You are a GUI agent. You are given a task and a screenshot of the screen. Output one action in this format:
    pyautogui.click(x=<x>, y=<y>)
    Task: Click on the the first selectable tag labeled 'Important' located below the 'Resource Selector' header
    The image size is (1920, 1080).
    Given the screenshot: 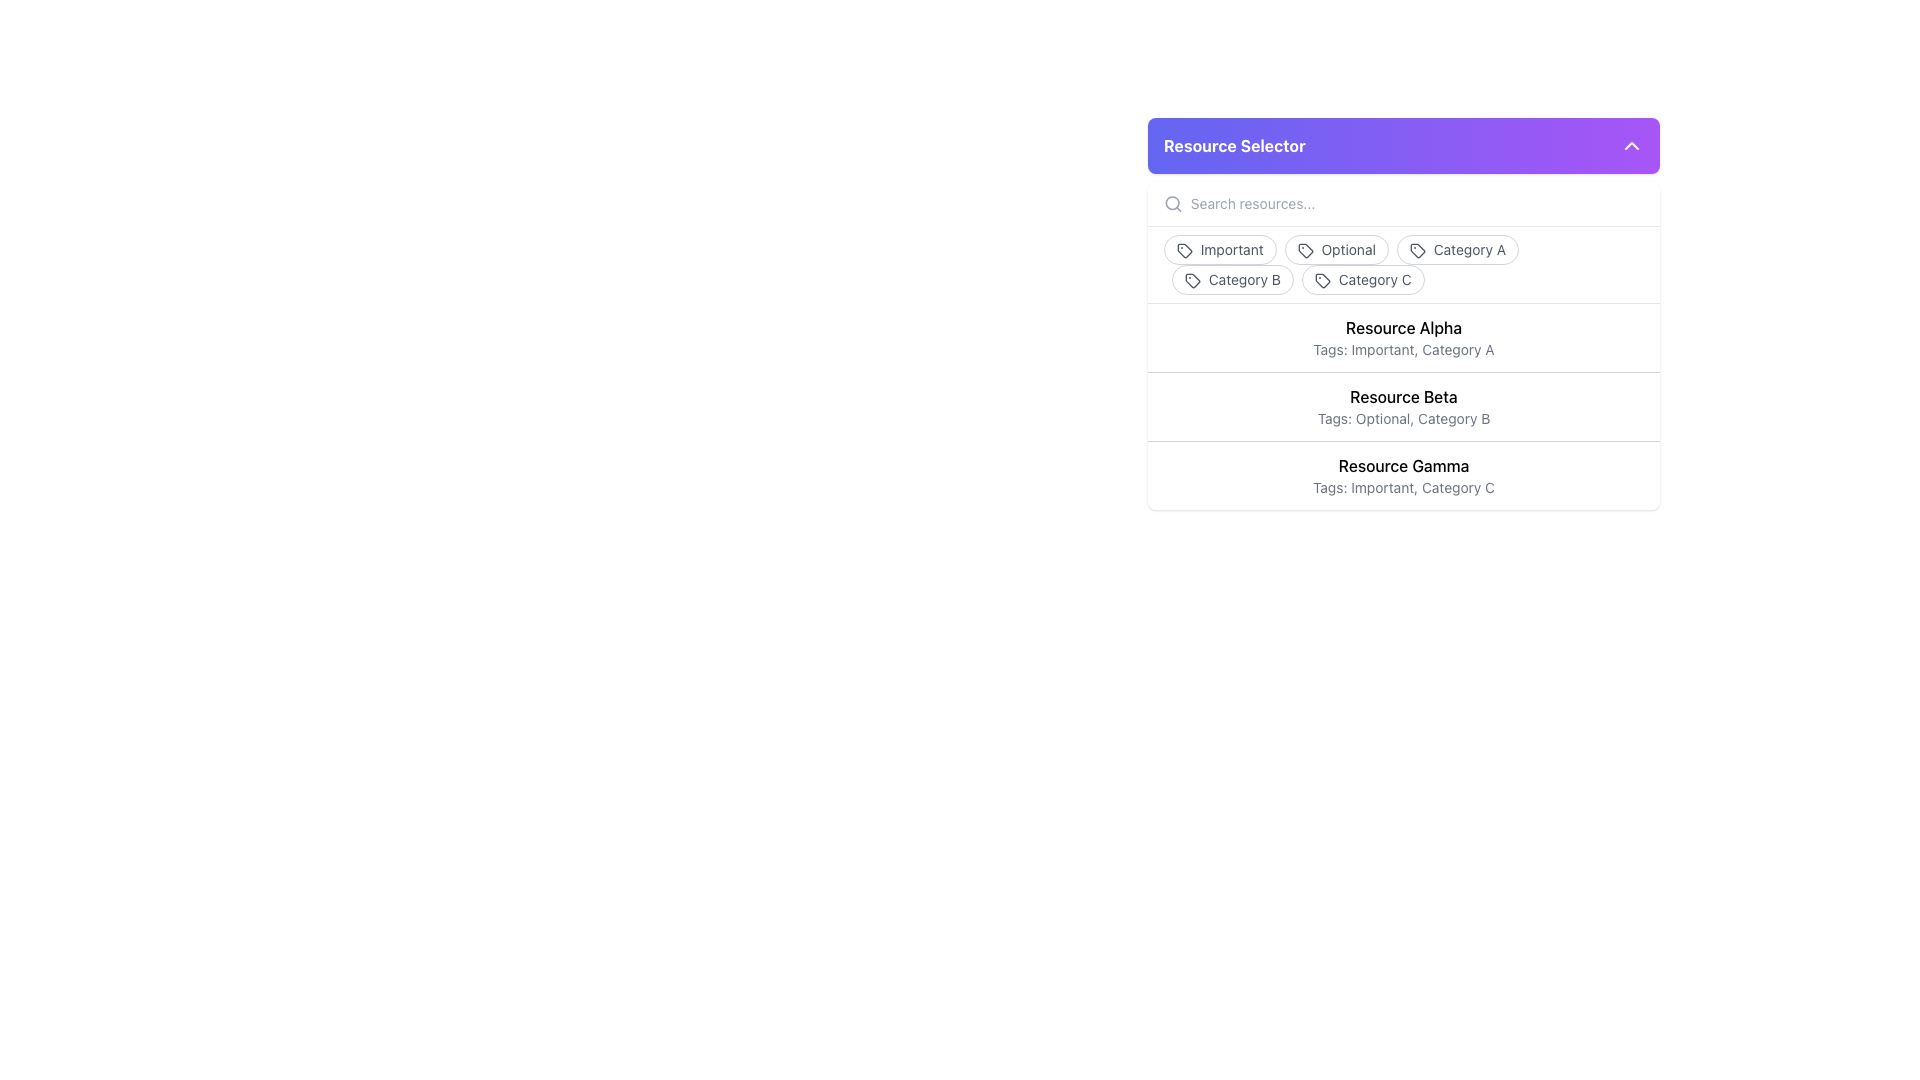 What is the action you would take?
    pyautogui.click(x=1218, y=249)
    